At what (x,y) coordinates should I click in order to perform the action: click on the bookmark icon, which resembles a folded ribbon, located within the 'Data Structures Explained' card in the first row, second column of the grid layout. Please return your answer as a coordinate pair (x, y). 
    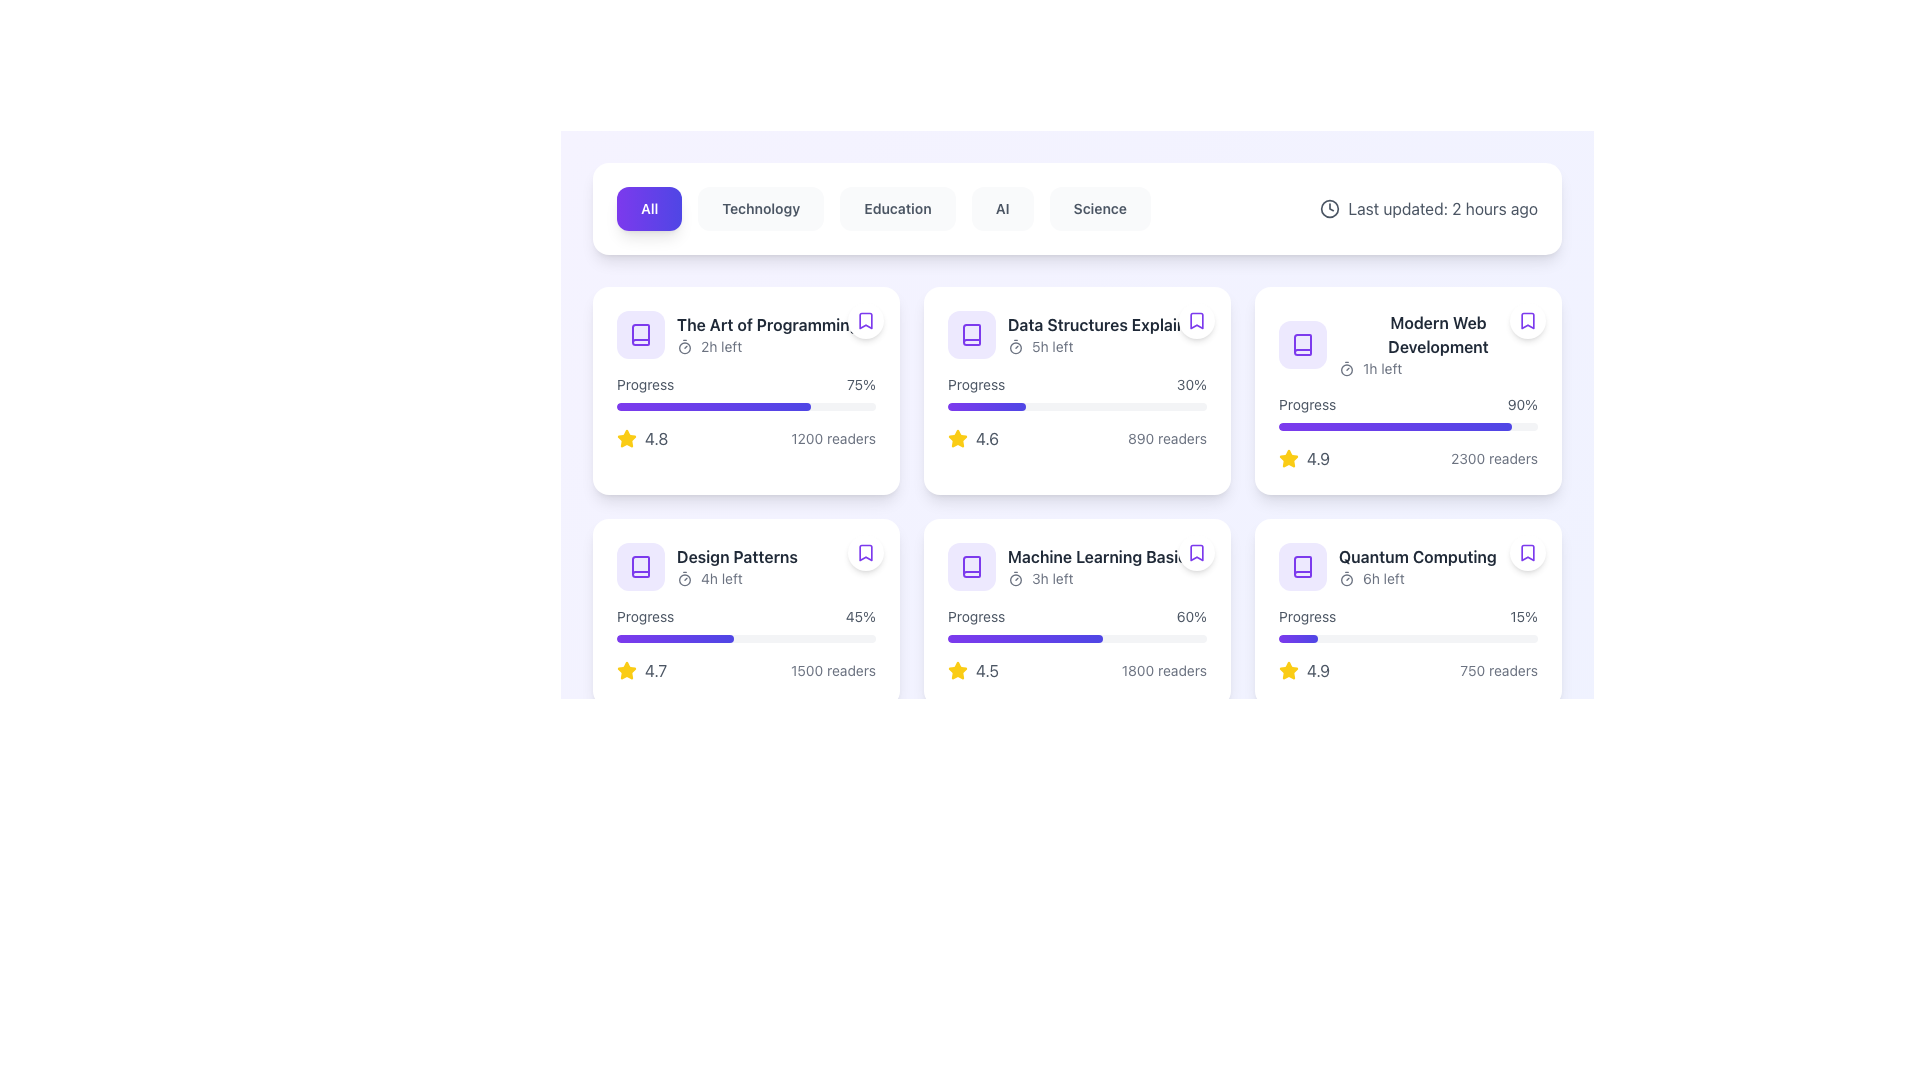
    Looking at the image, I should click on (1196, 319).